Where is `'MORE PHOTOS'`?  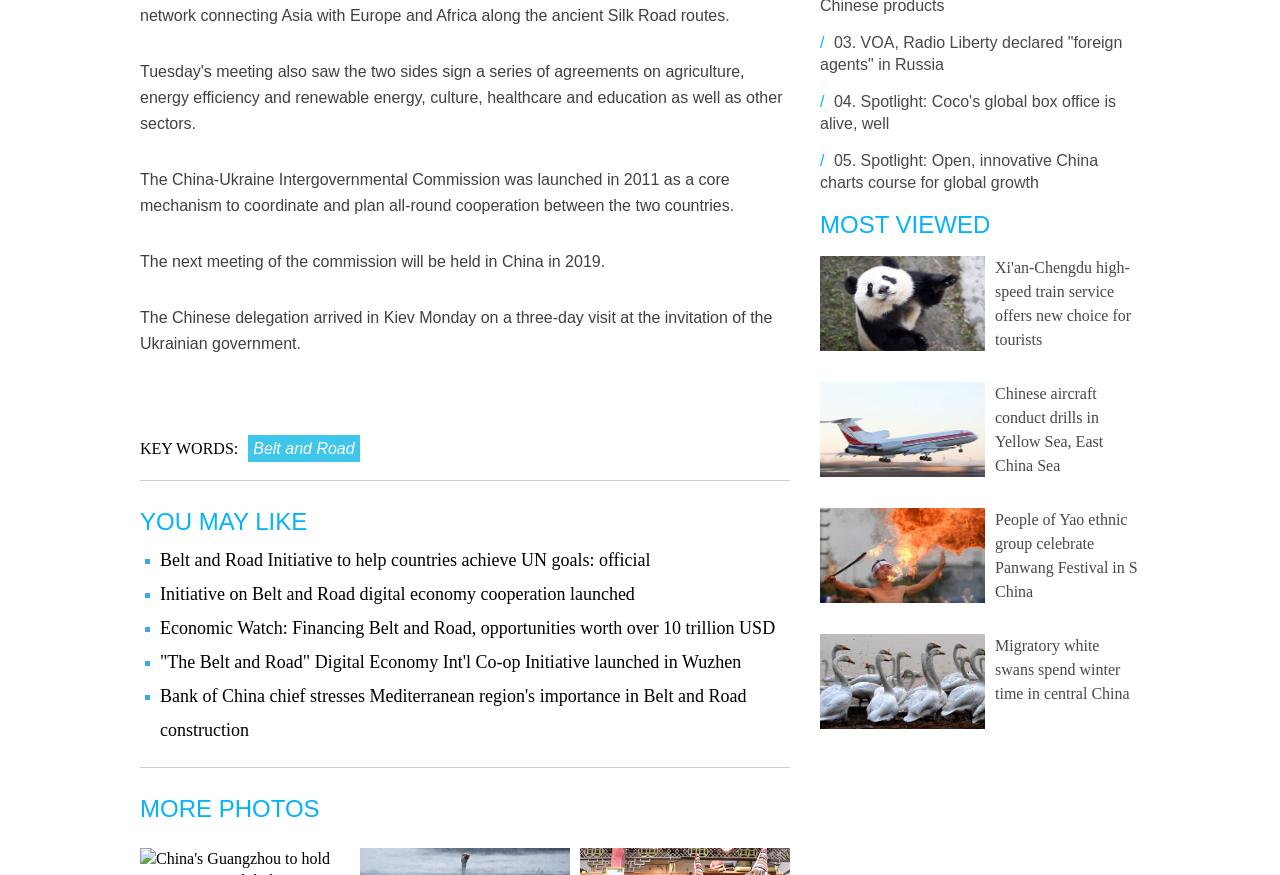 'MORE PHOTOS' is located at coordinates (229, 807).